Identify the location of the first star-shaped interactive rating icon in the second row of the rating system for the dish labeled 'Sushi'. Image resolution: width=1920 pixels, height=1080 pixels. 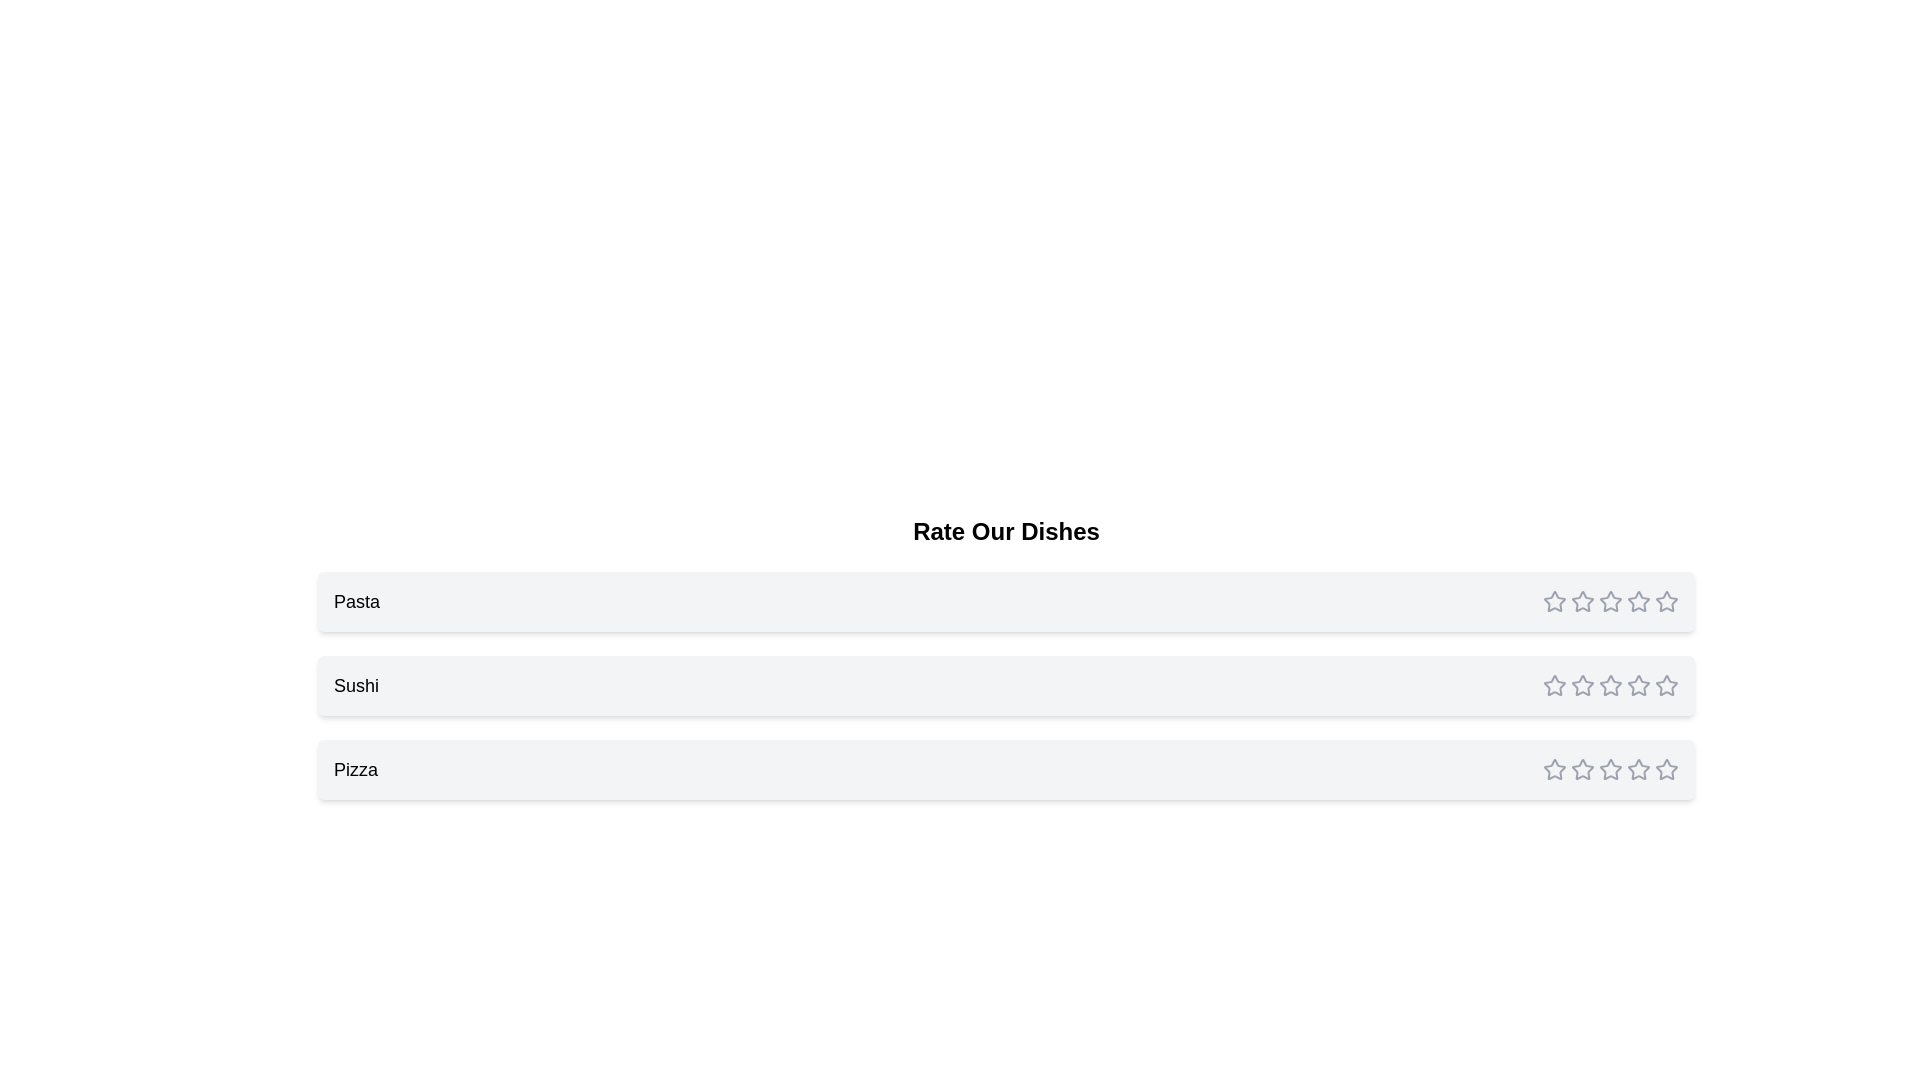
(1553, 684).